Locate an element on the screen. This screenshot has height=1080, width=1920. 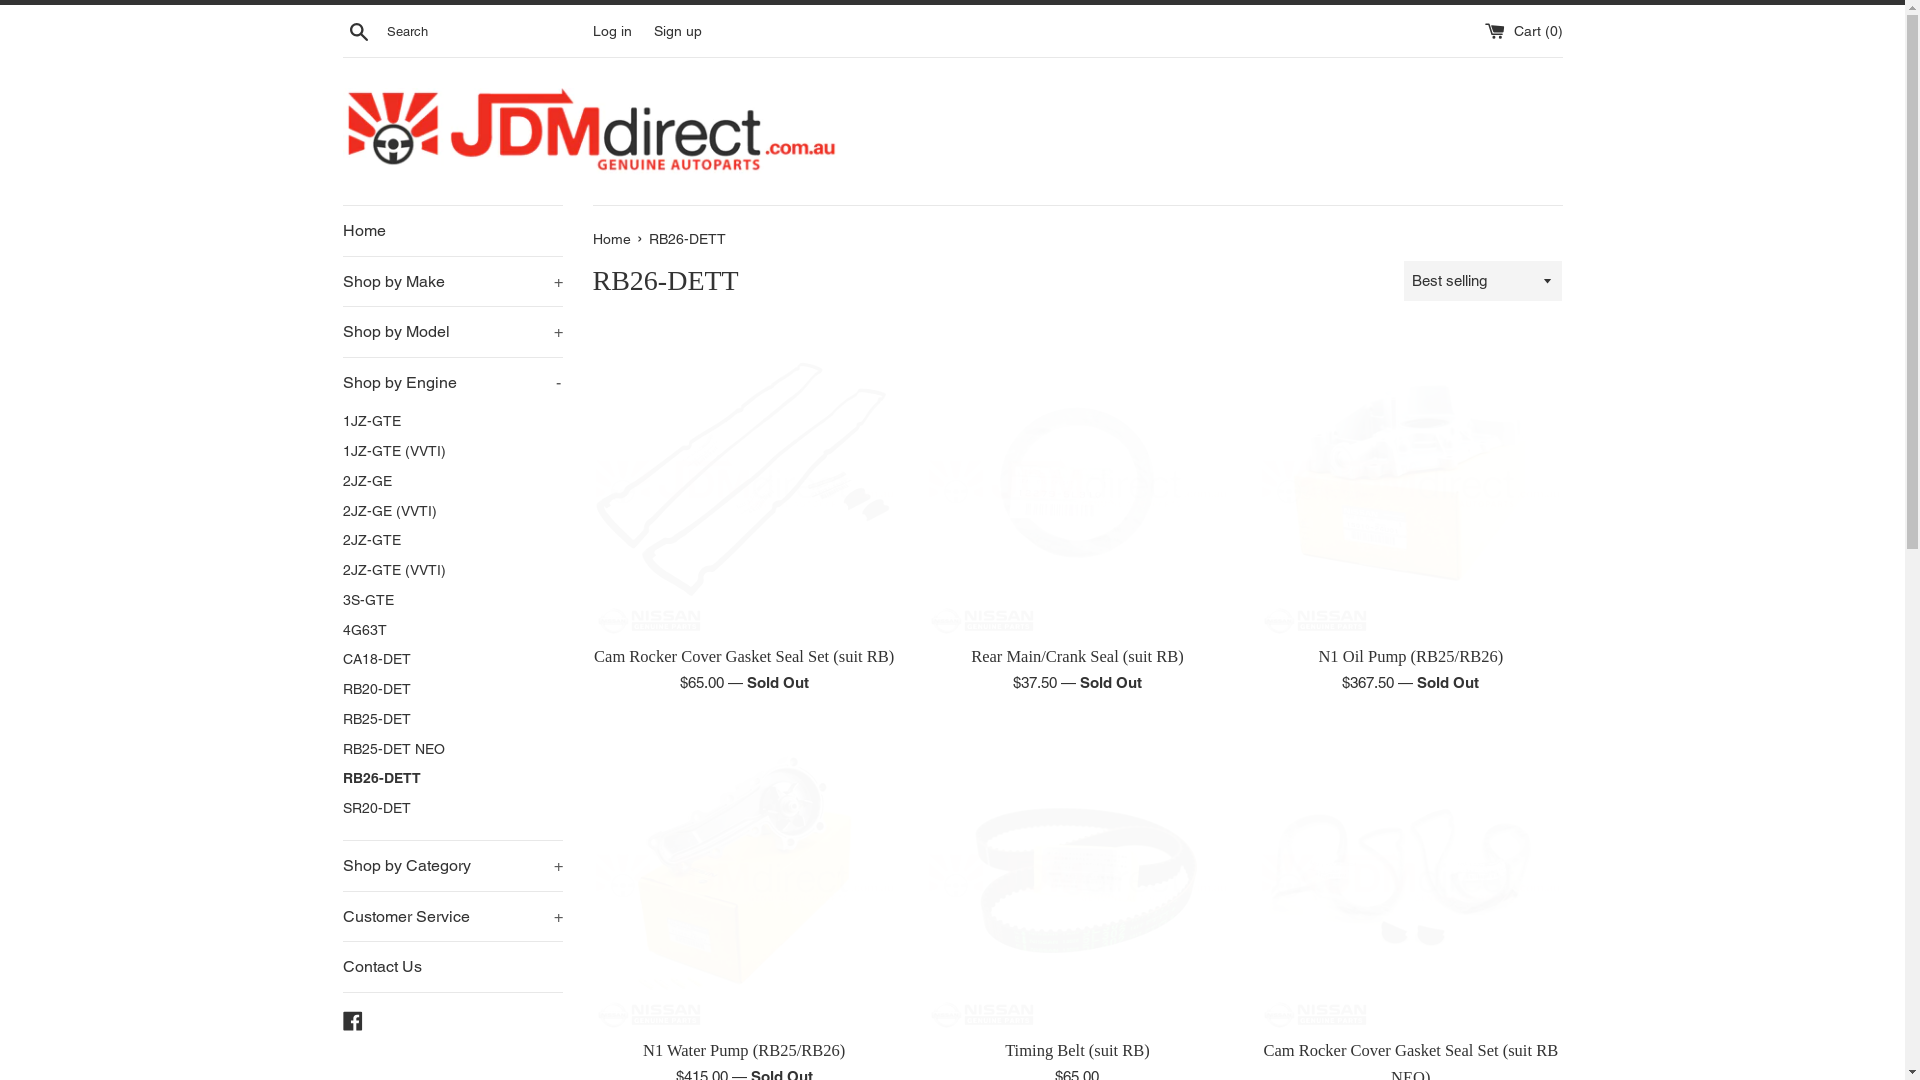
'Shop by Engine is located at coordinates (341, 382).